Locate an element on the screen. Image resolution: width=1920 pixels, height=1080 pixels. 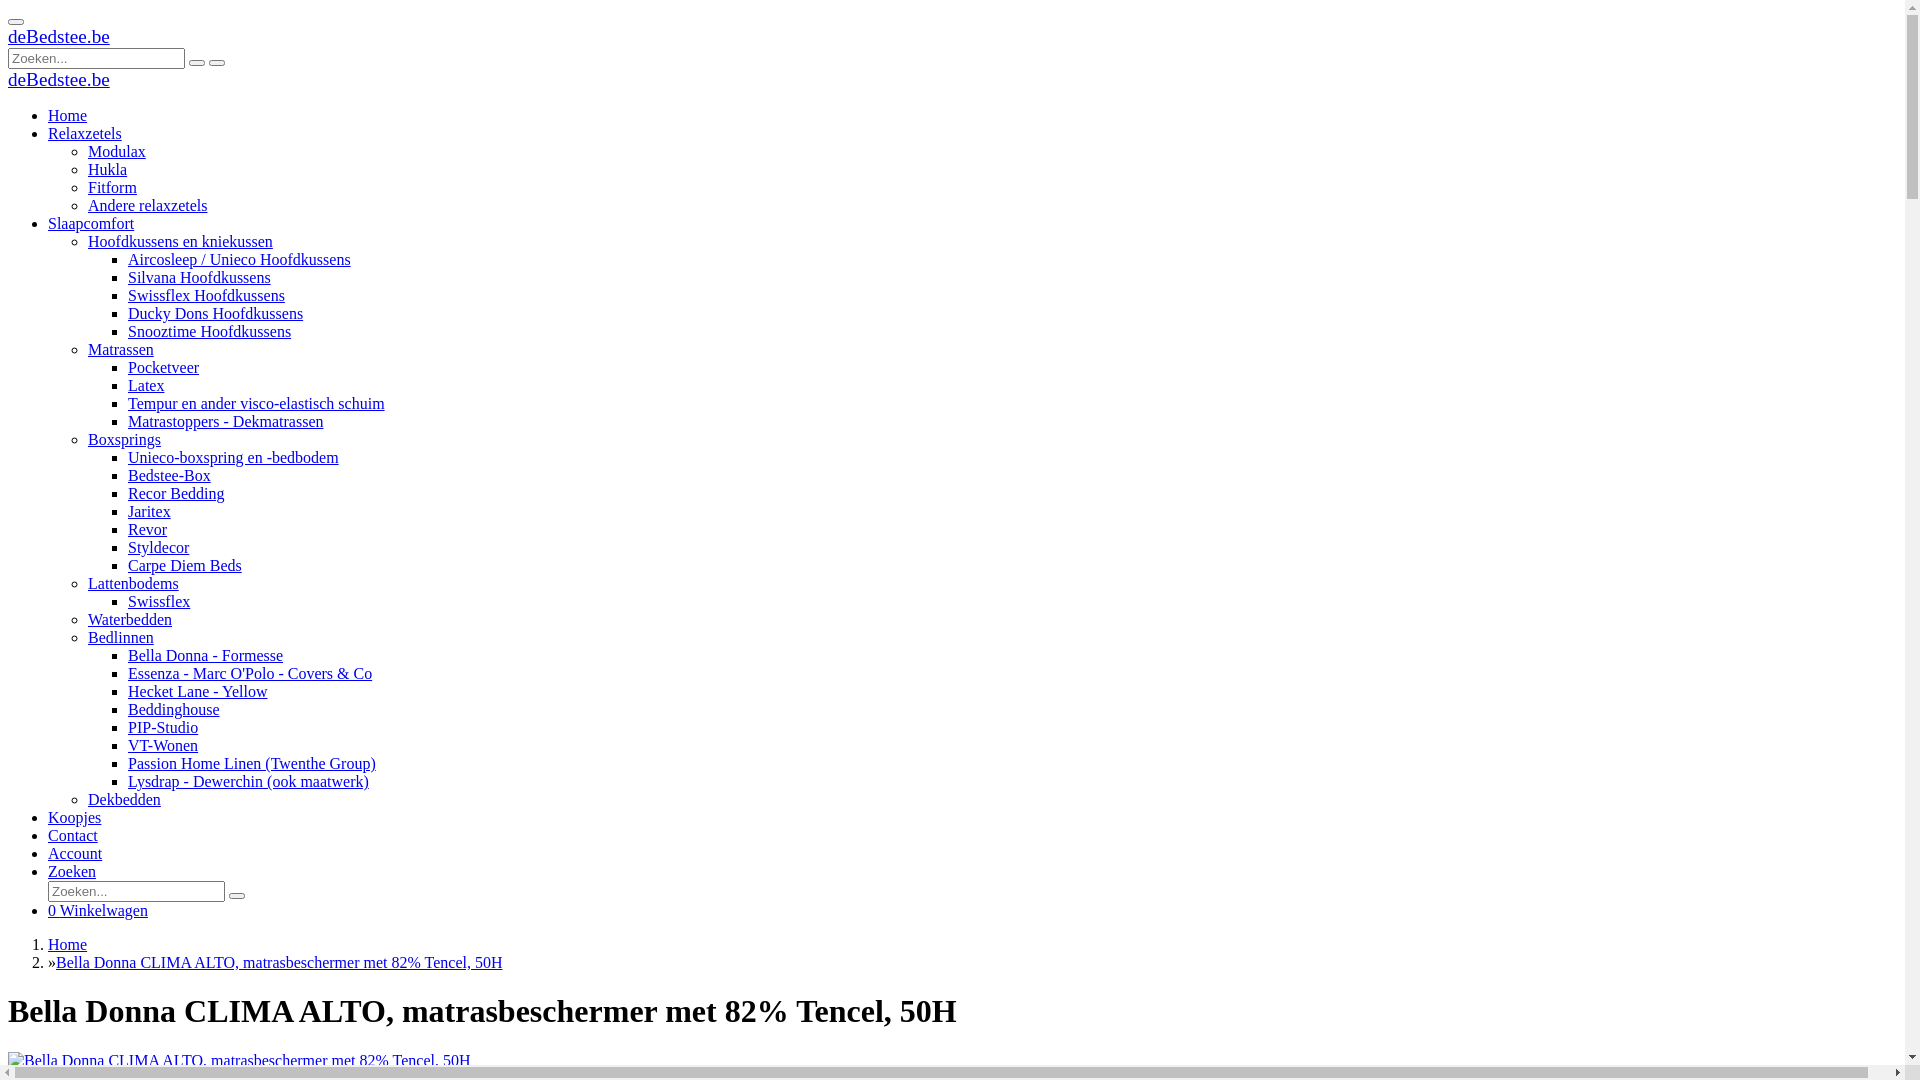
'Essenza - Marc O'Polo - Covers & Co' is located at coordinates (248, 673).